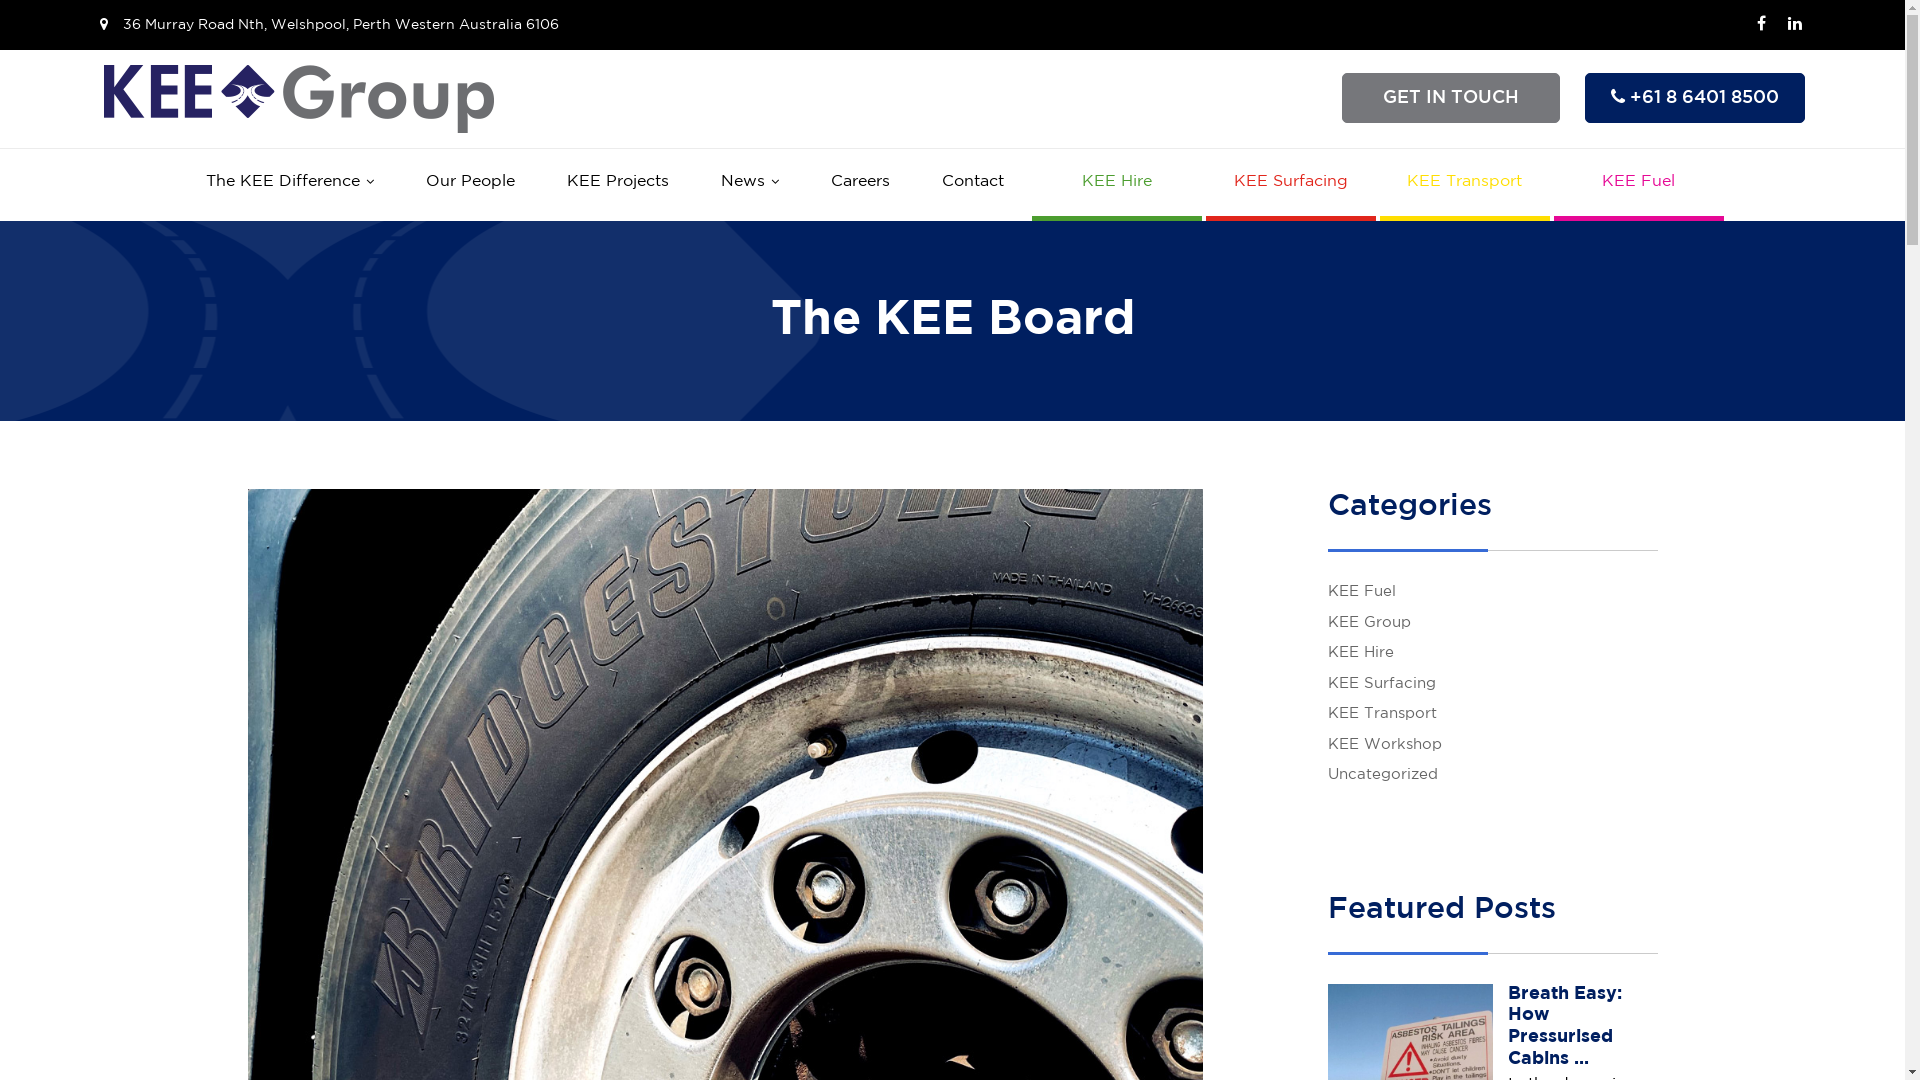 Image resolution: width=1920 pixels, height=1080 pixels. I want to click on 'Breath Easy: How Pressurised Cabins ...', so click(1563, 1026).